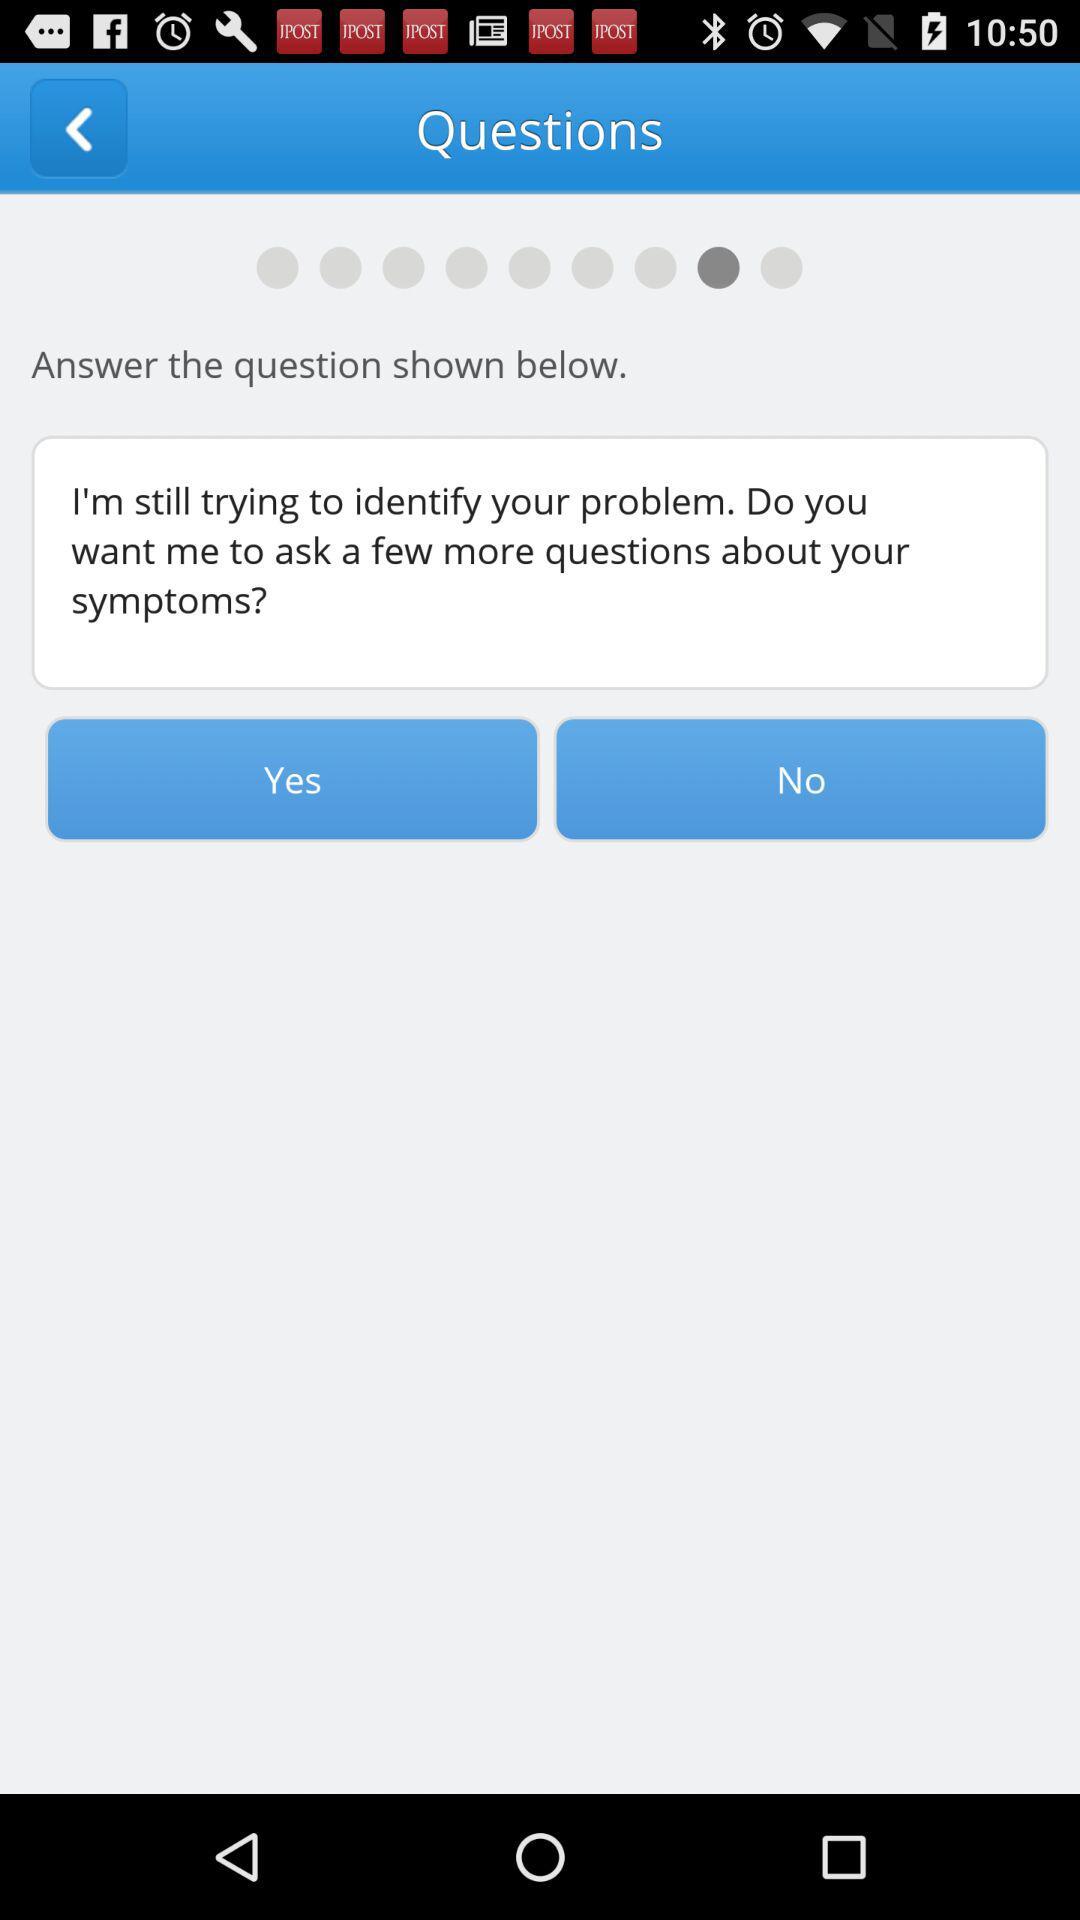  I want to click on the item below the i m still, so click(800, 778).